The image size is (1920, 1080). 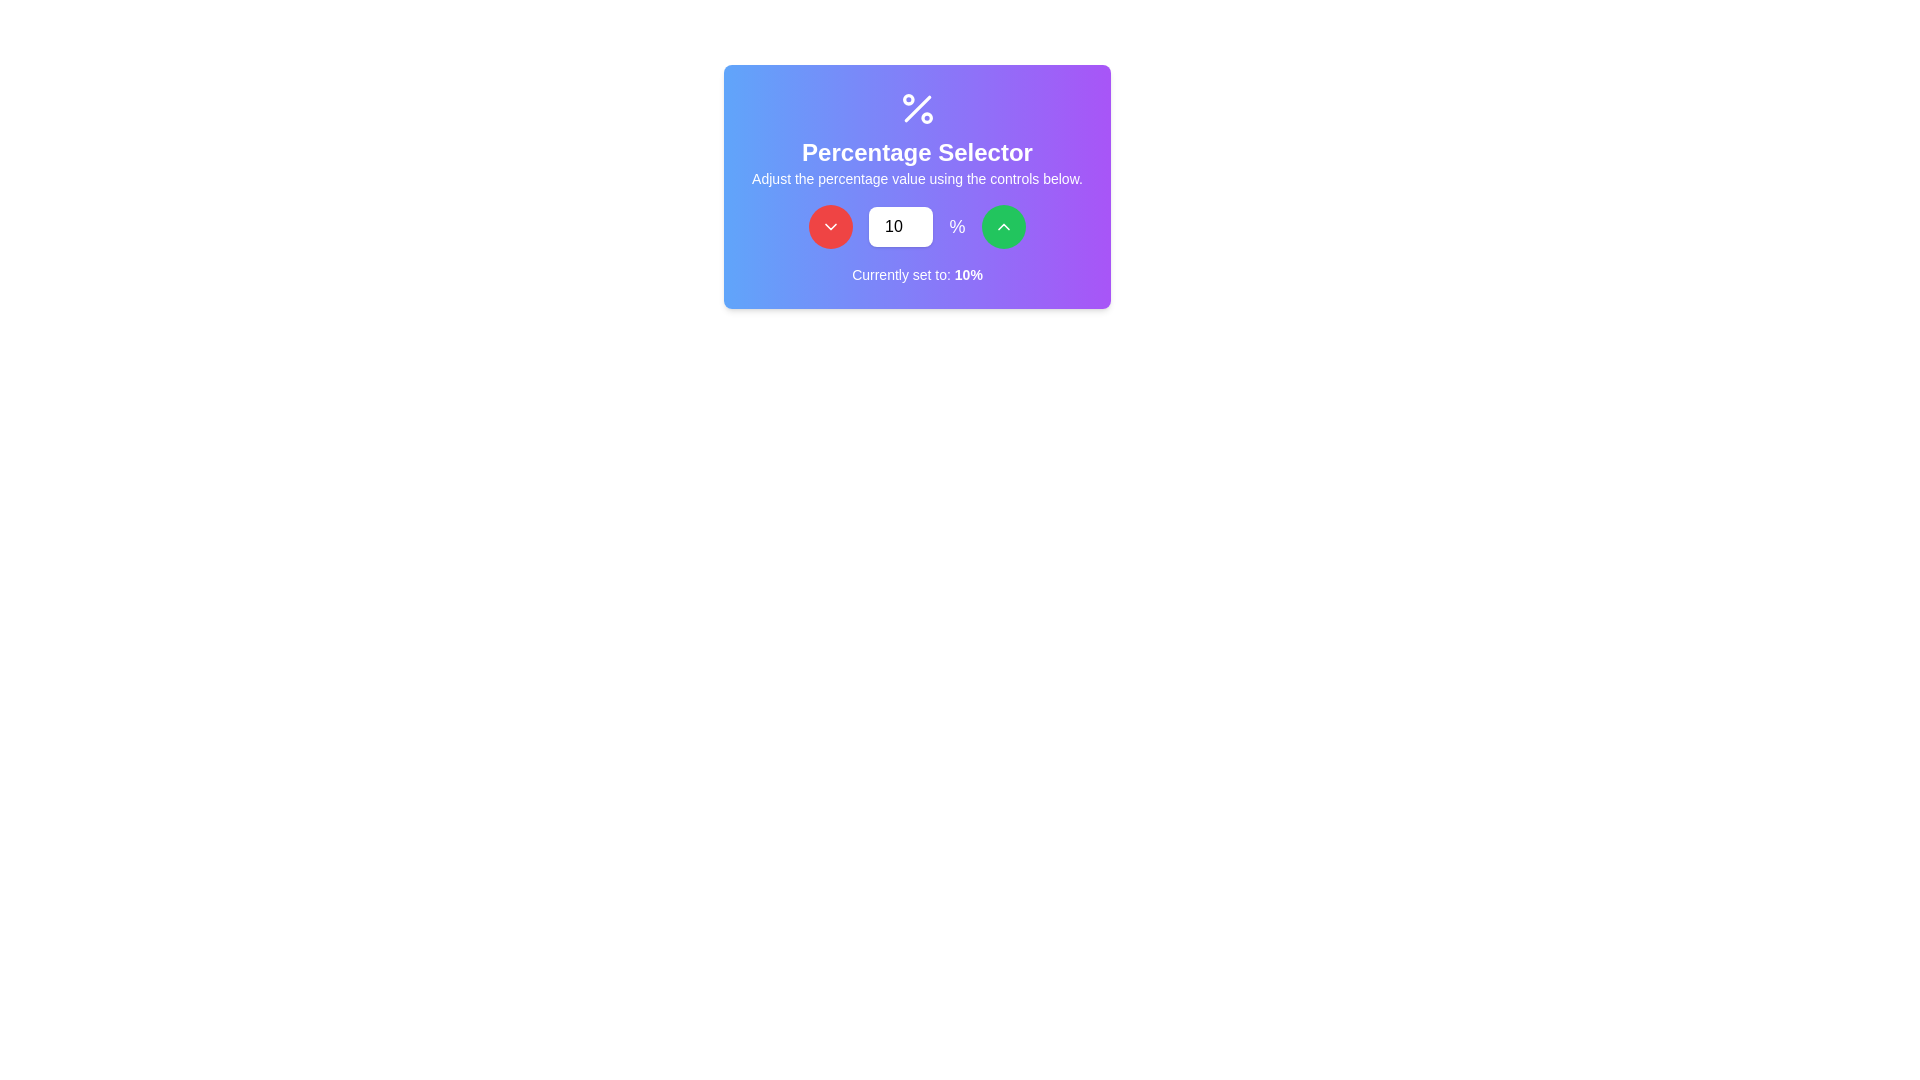 I want to click on the label element that serves as a title for the percentage adjustment functionality, positioned centrally below the percentage icon and above the descriptive text, so click(x=916, y=152).